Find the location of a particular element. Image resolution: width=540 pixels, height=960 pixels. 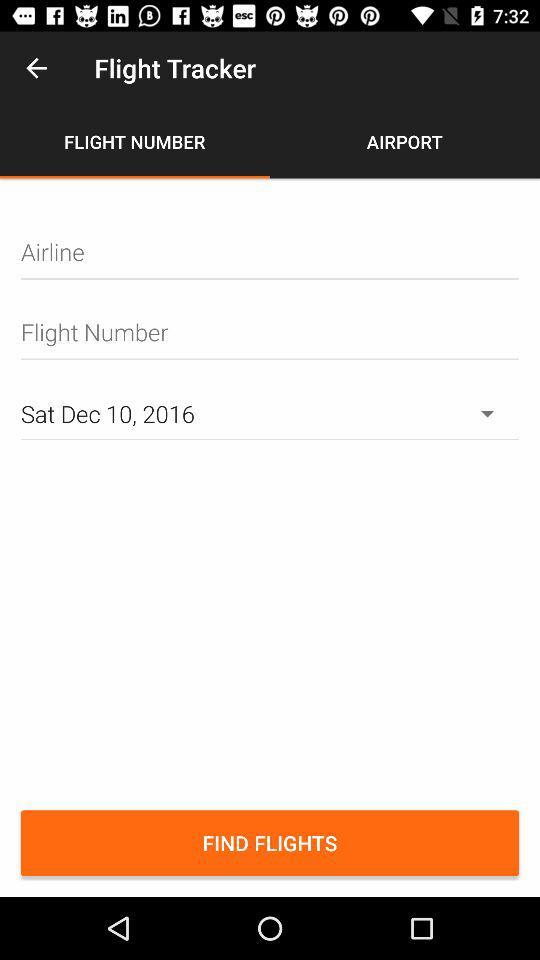

find flights icon is located at coordinates (270, 842).